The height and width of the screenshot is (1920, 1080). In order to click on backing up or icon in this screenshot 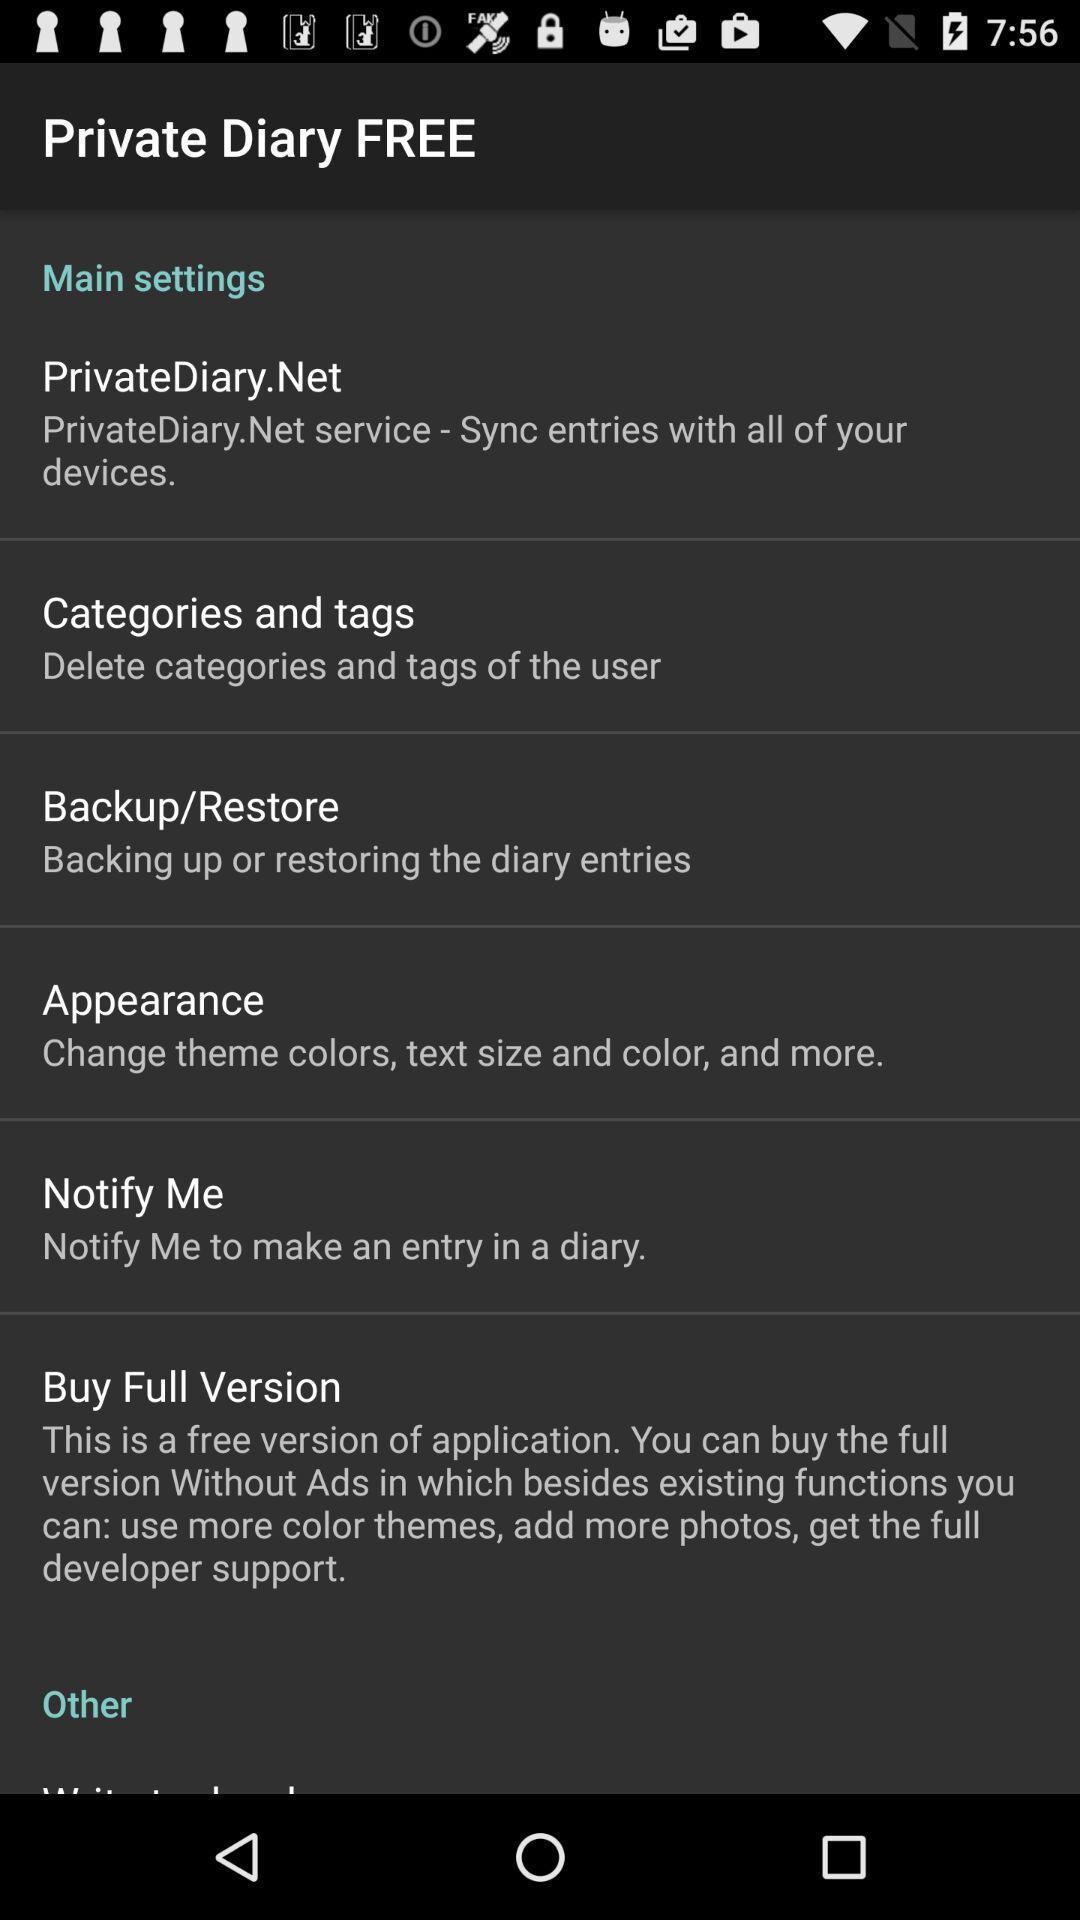, I will do `click(366, 858)`.